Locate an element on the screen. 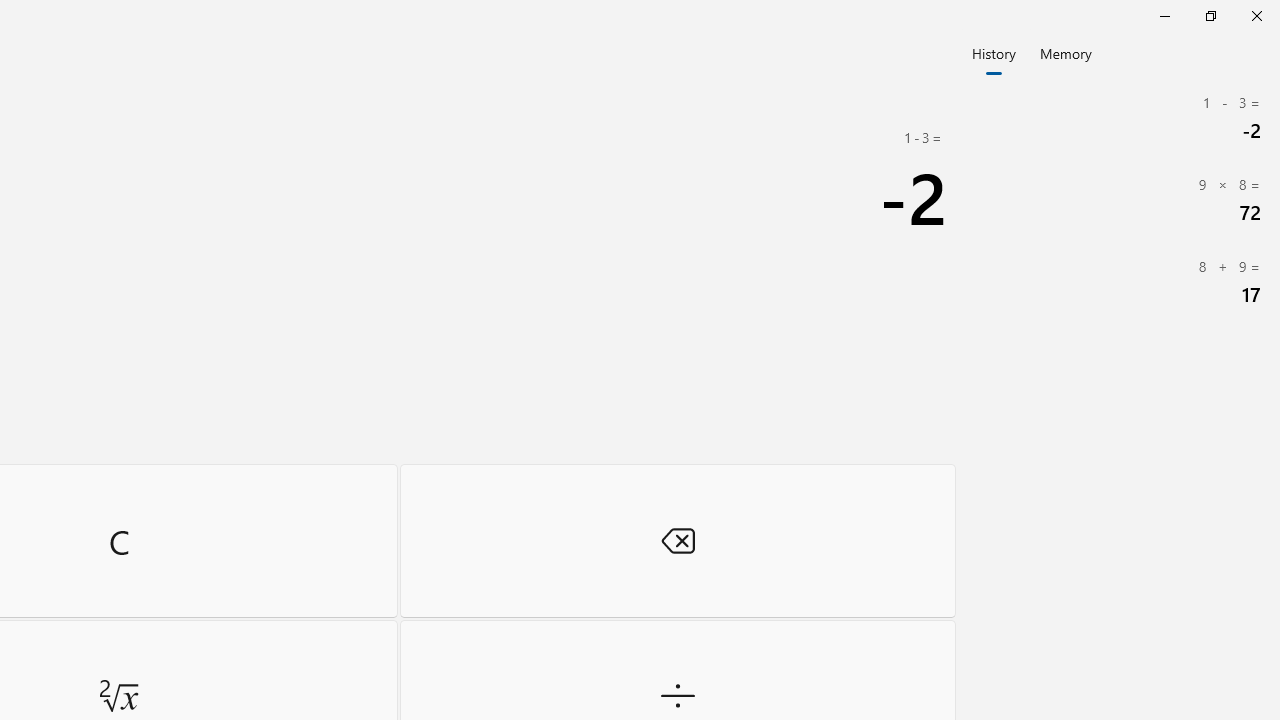  'History' is located at coordinates (993, 51).